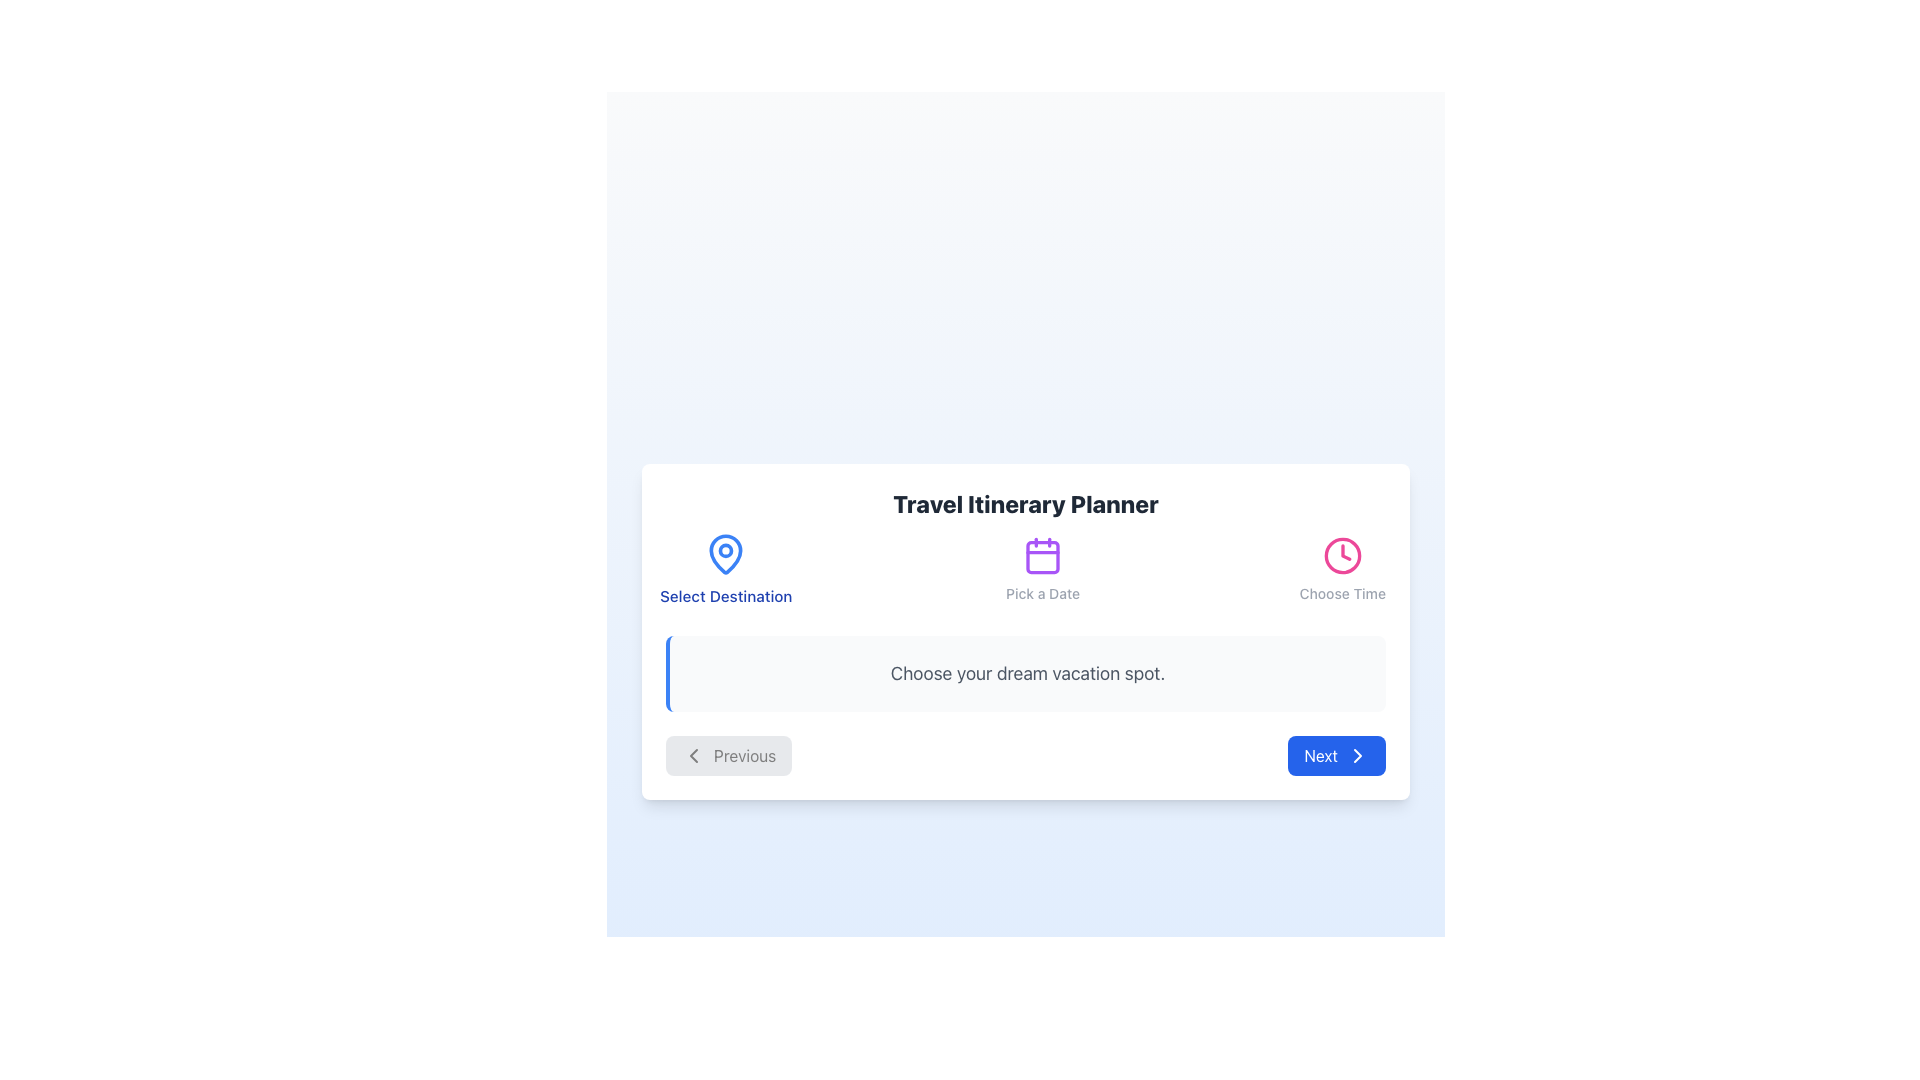 This screenshot has height=1080, width=1920. I want to click on the label with the calendar icon that displays 'Pick a Date', which is styled with a gray font and has a purple outlined icon, so click(1042, 570).